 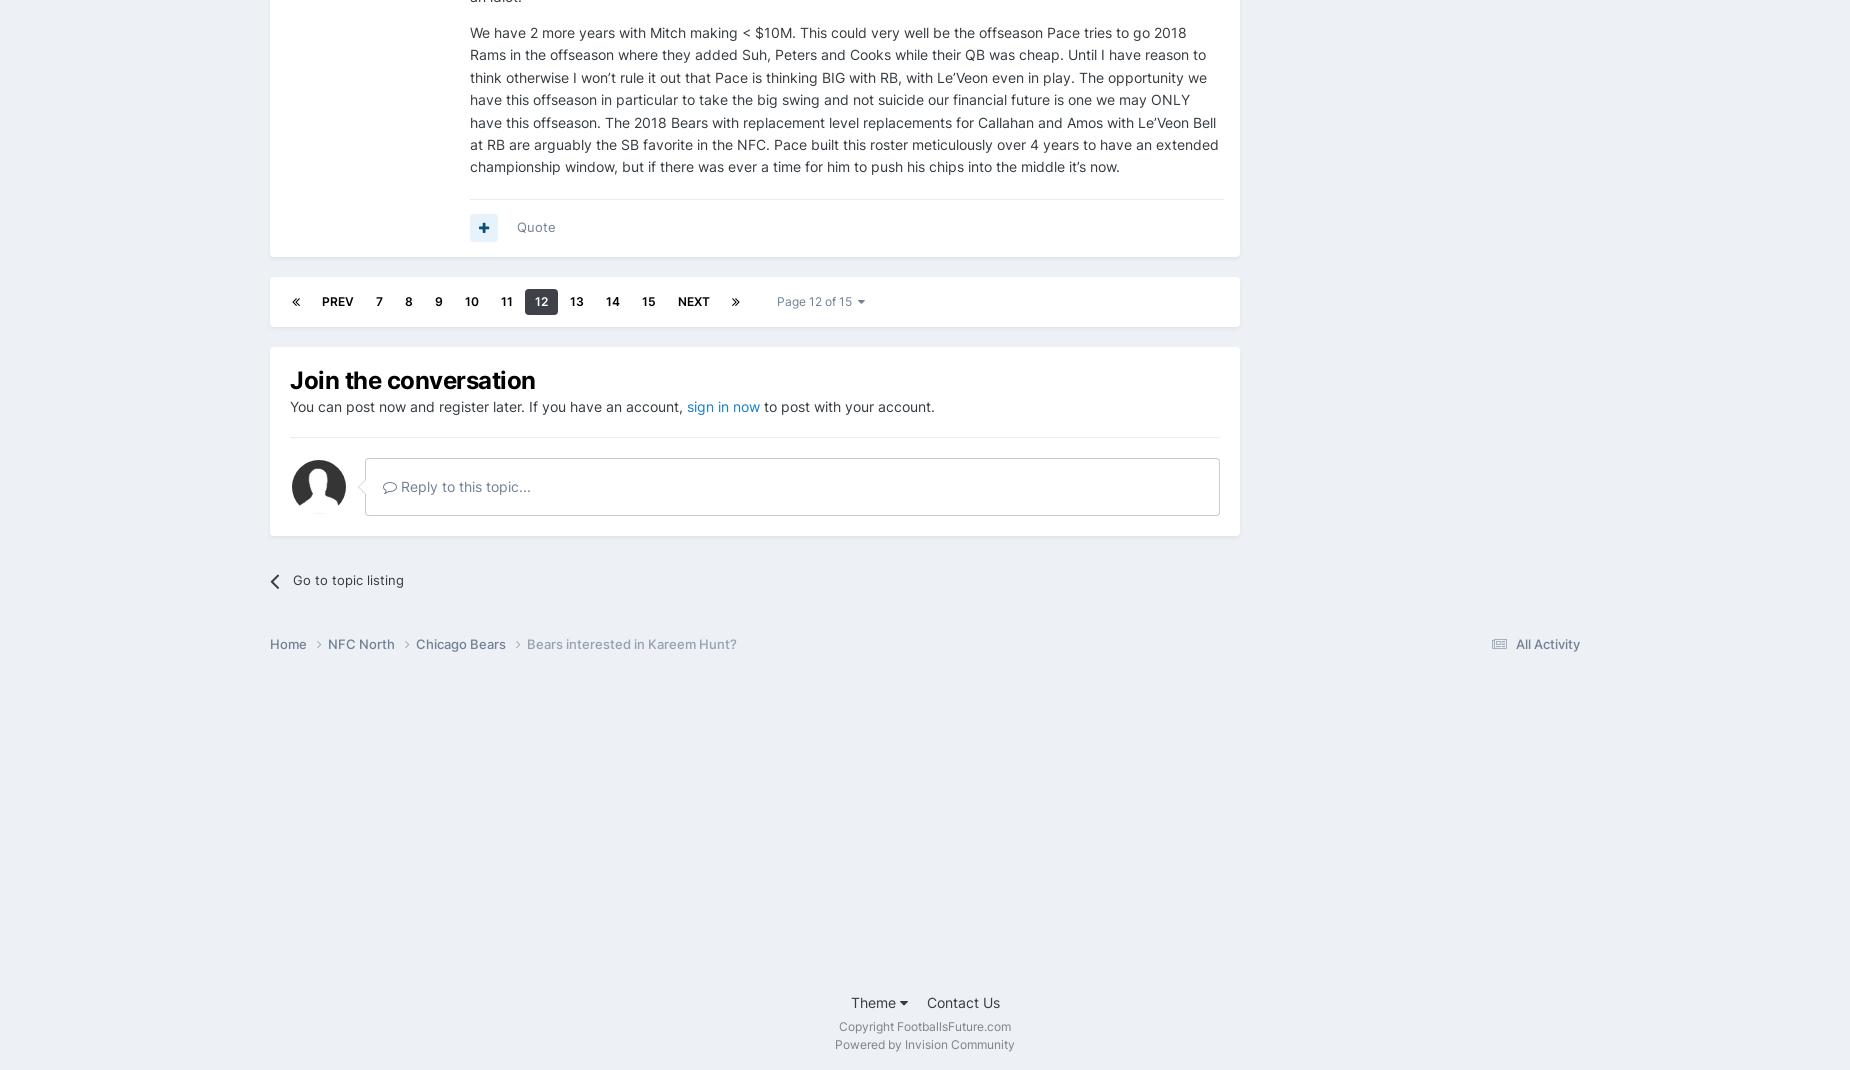 I want to click on '13', so click(x=577, y=300).